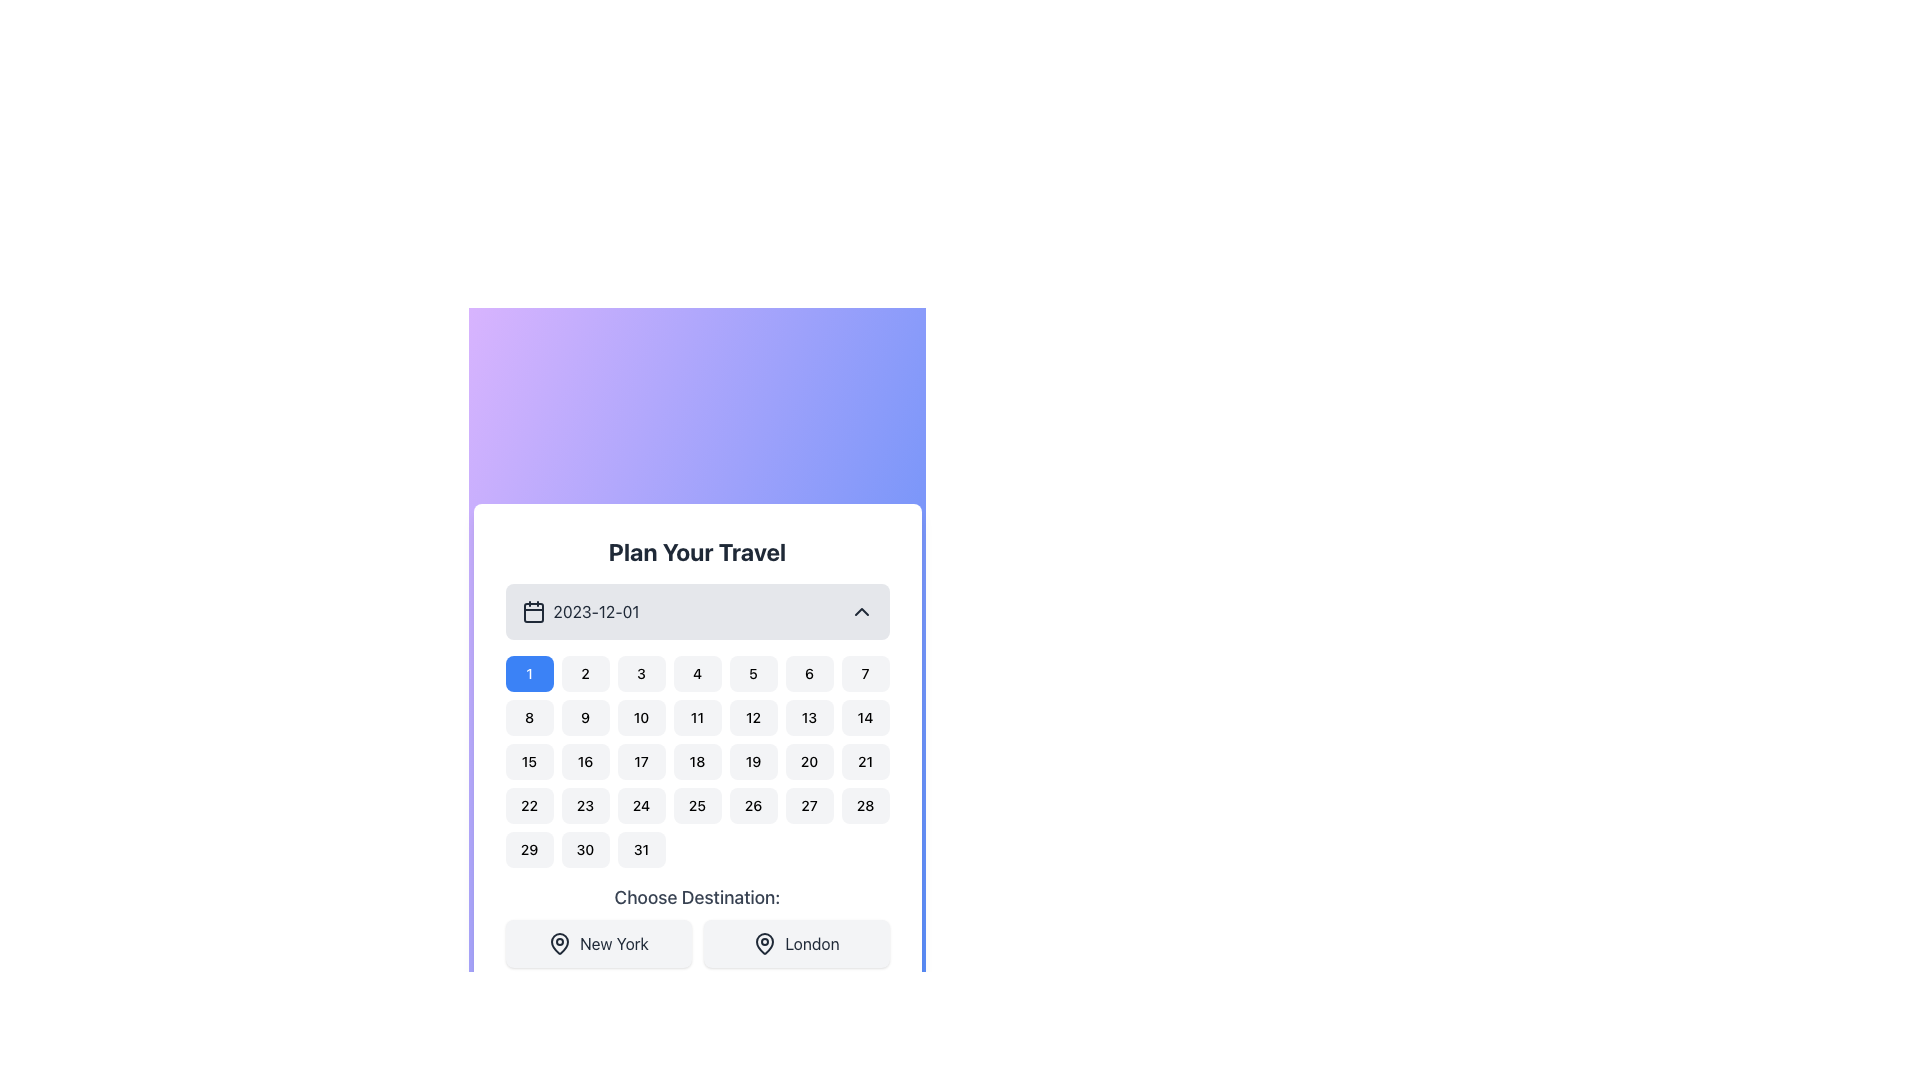 This screenshot has height=1080, width=1920. I want to click on the rounded rectangular button with the number '27' in a black font to trigger the hover effect, so click(809, 805).